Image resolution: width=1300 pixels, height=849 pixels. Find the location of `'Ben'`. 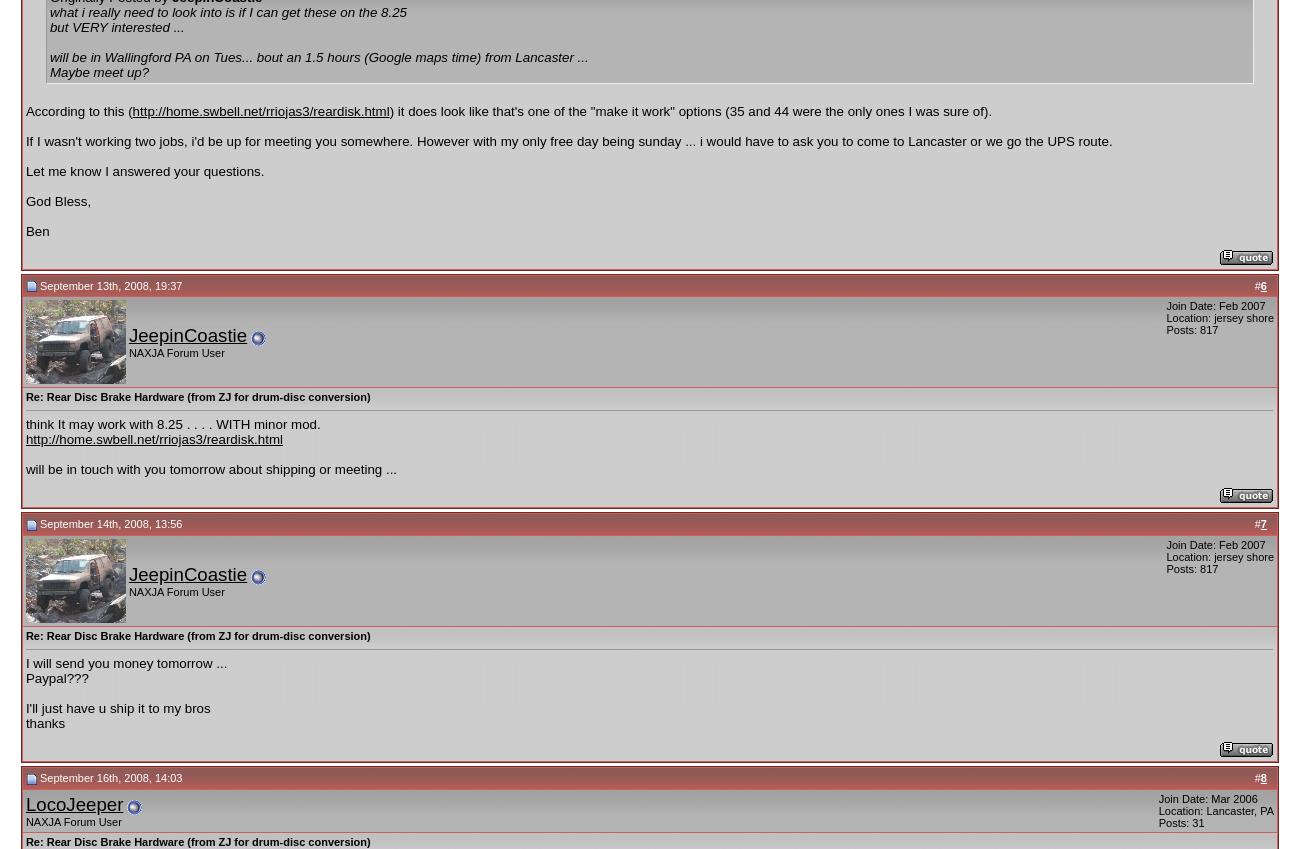

'Ben' is located at coordinates (36, 229).